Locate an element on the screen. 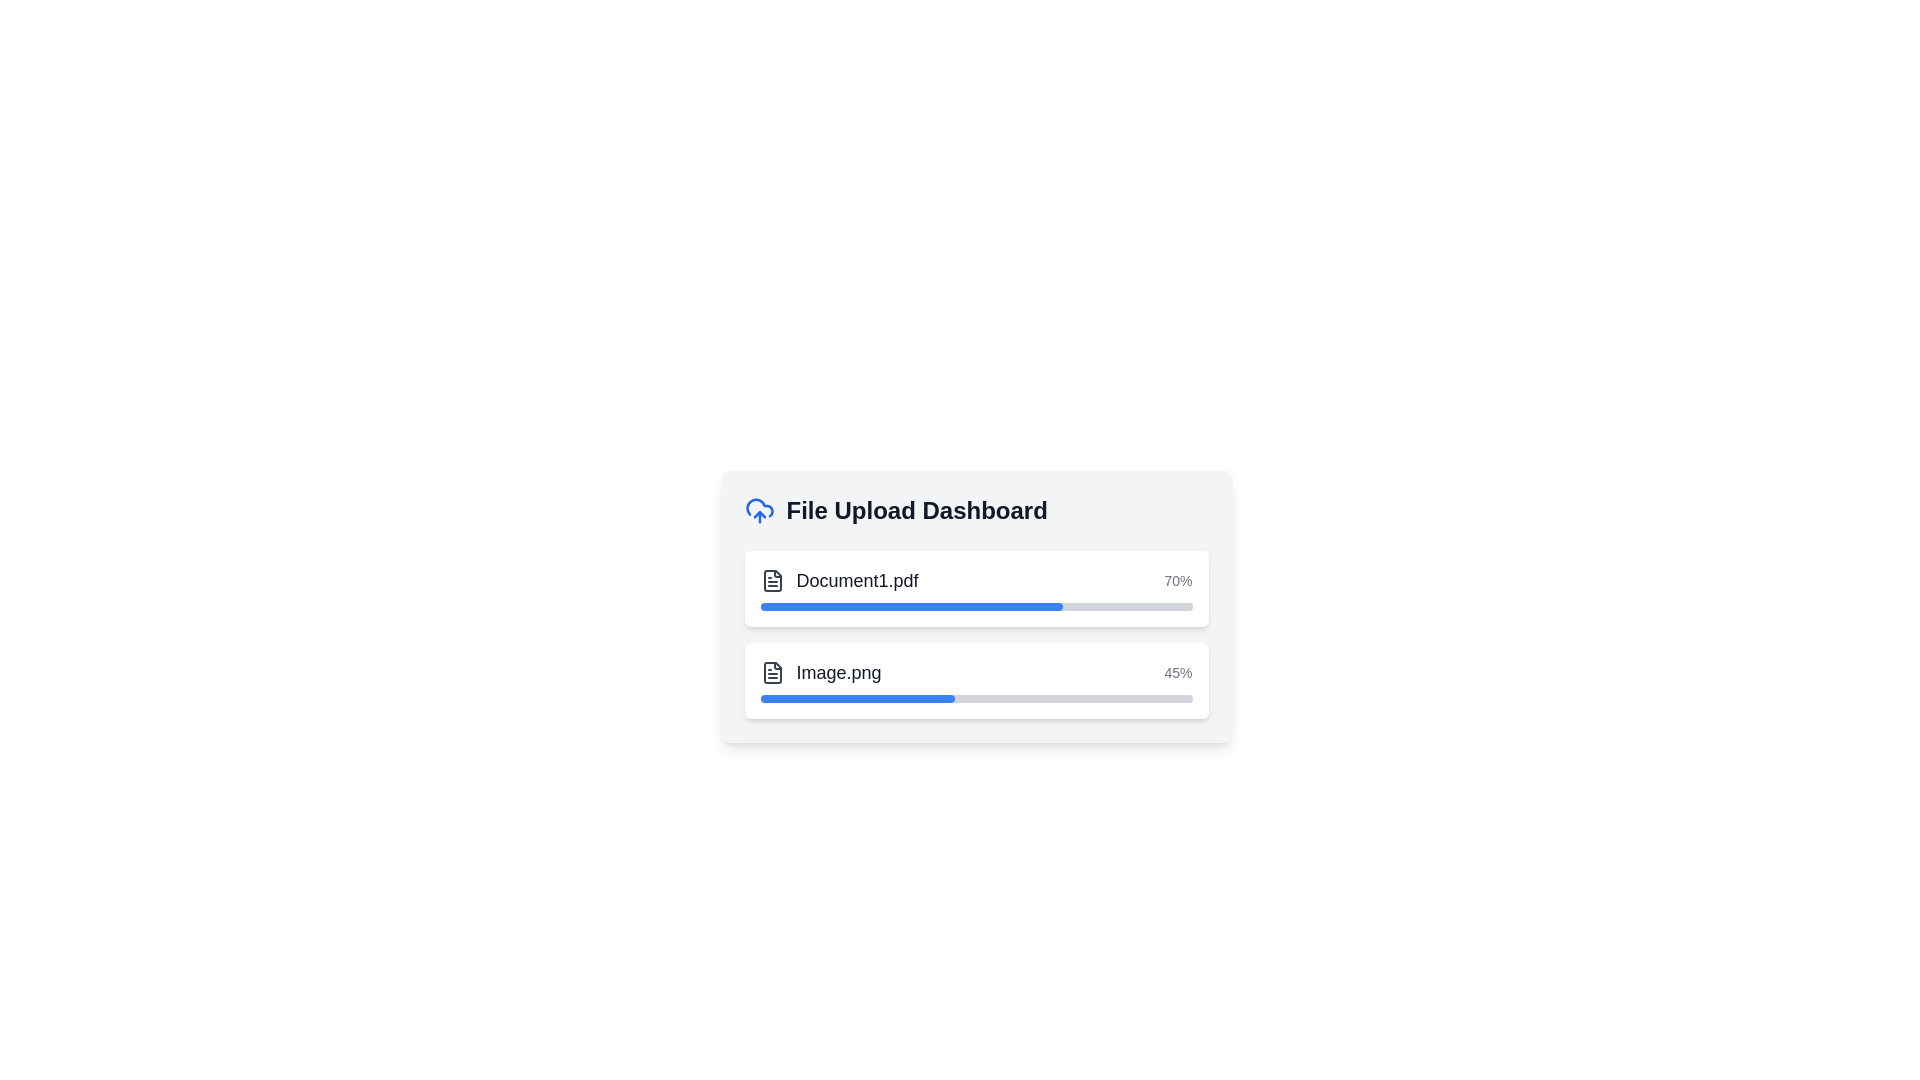 The image size is (1920, 1080). the progress text label indicating the completion percentage for 'Document1.pdf' in the 'File Upload Dashboard' is located at coordinates (1178, 581).